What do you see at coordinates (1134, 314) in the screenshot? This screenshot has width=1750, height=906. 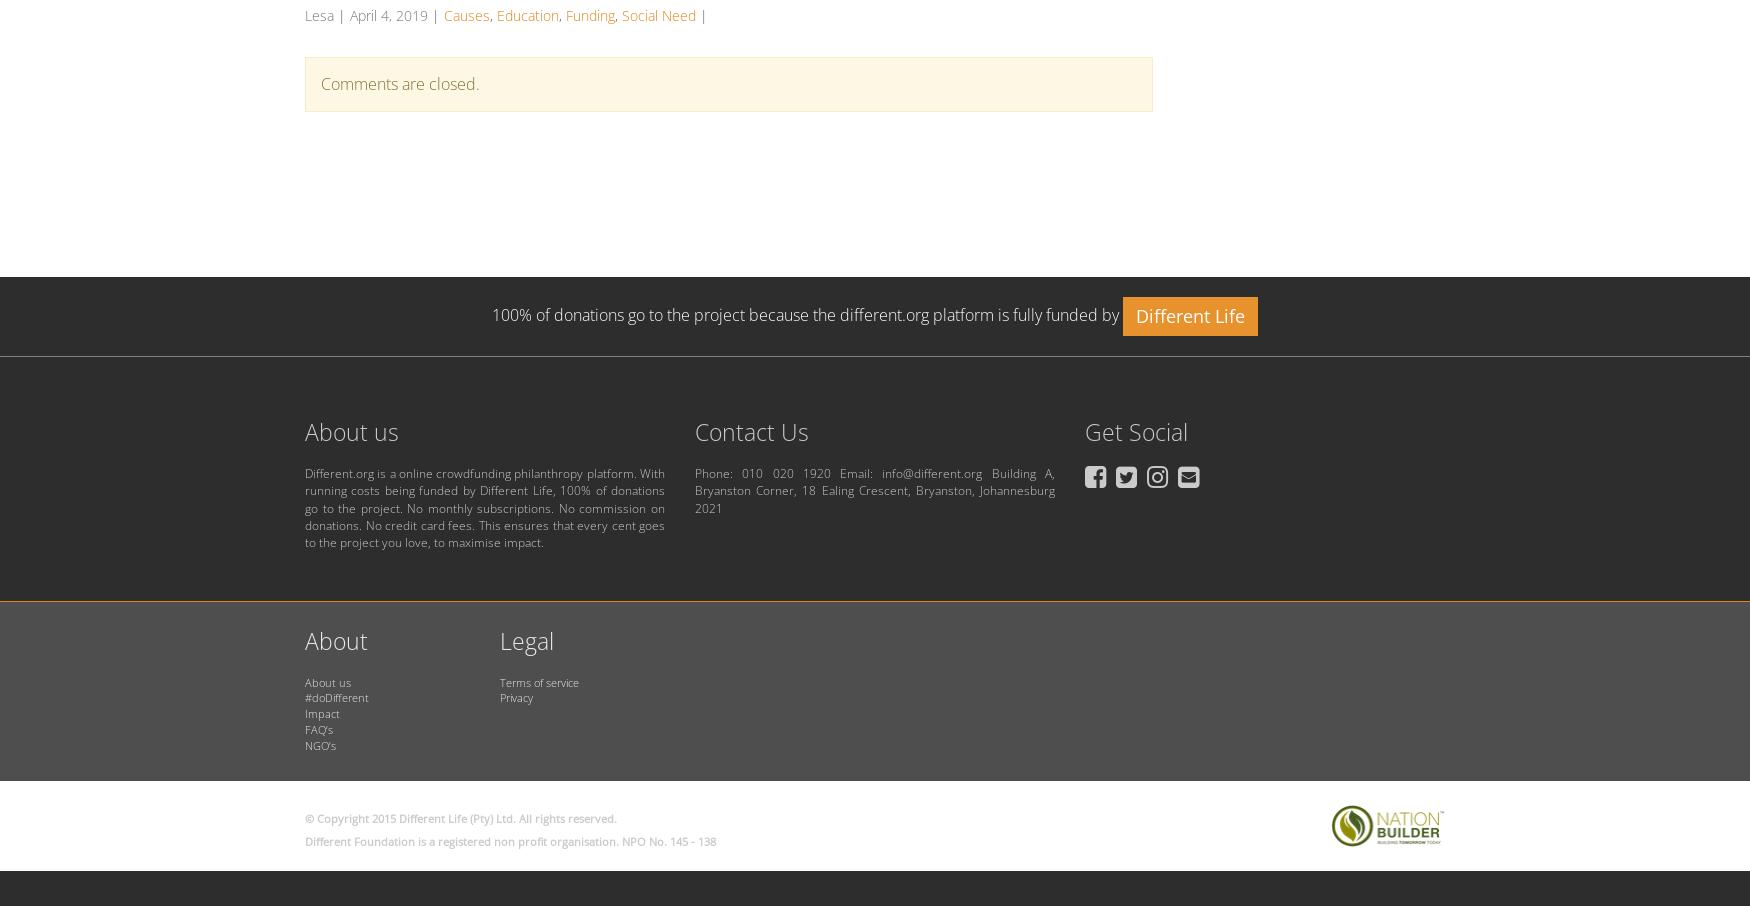 I see `'Different Life'` at bounding box center [1134, 314].